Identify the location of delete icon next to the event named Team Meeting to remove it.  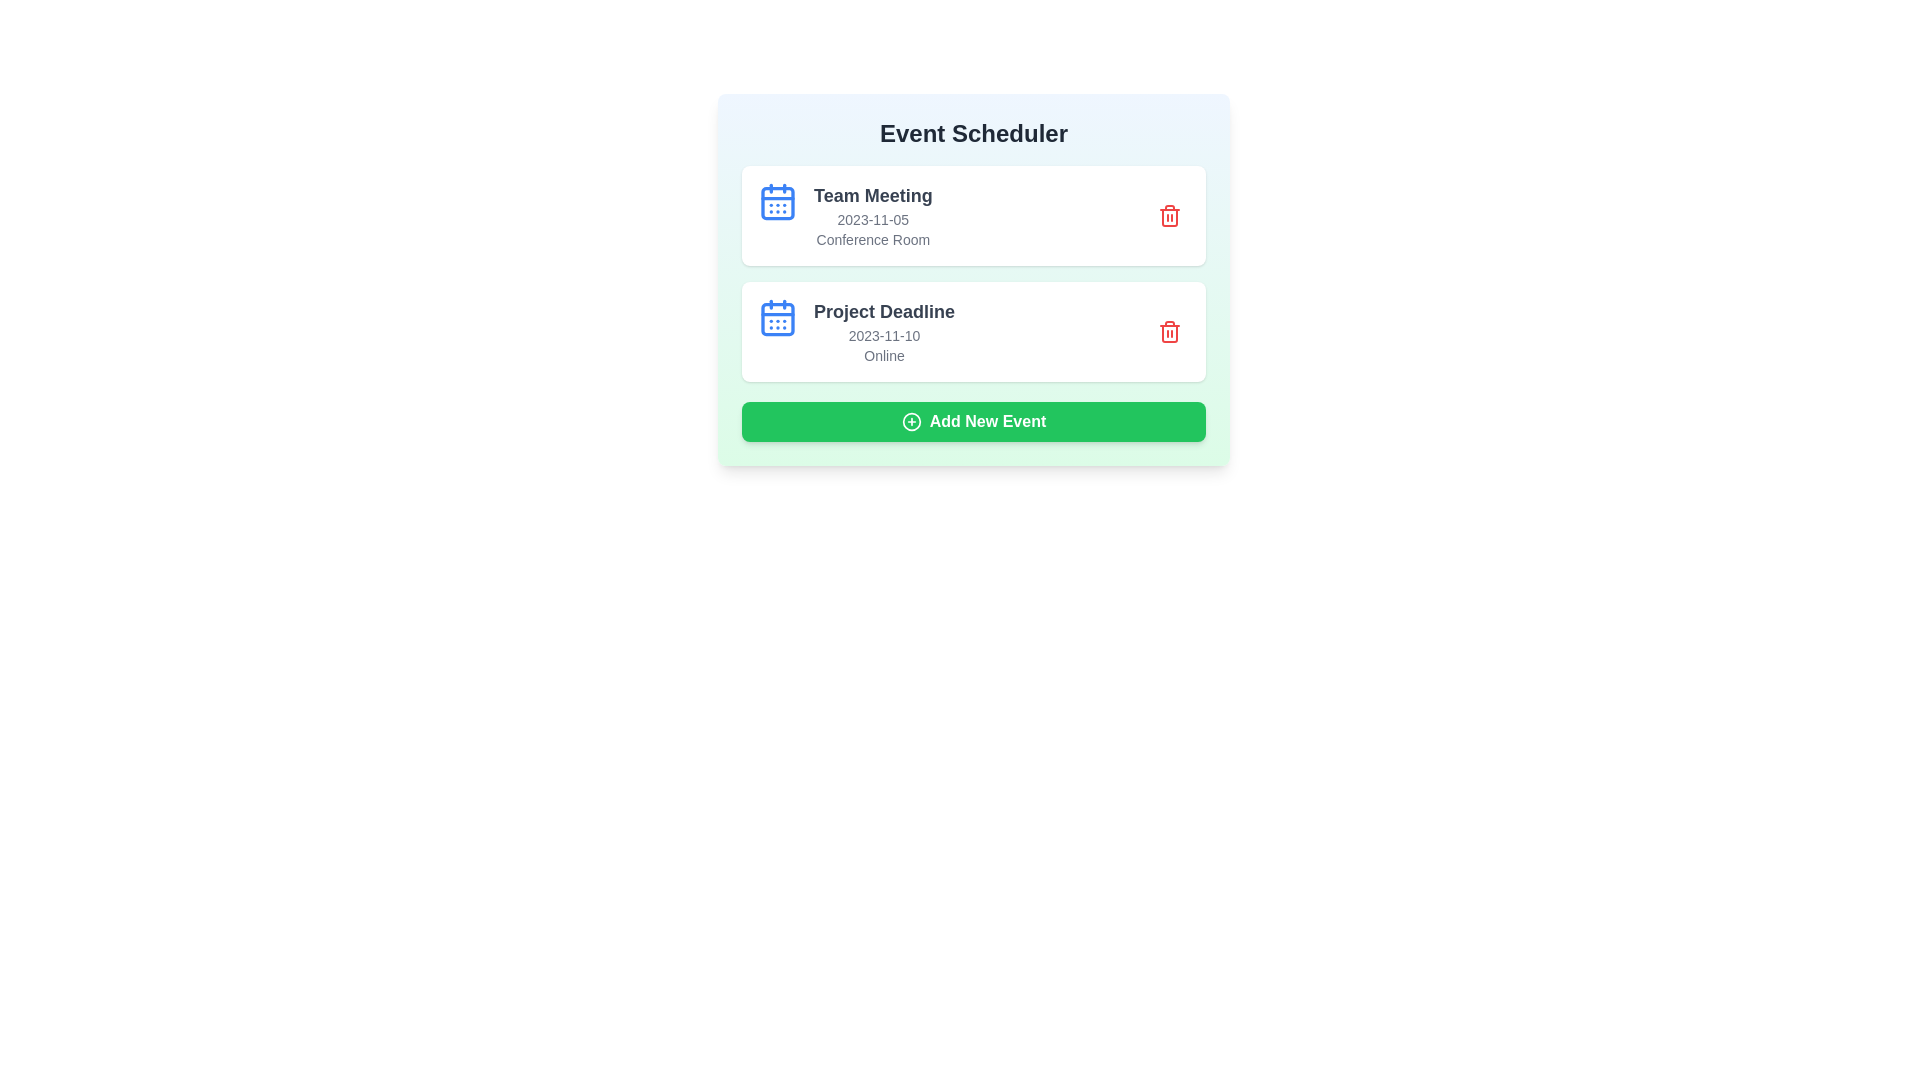
(1170, 216).